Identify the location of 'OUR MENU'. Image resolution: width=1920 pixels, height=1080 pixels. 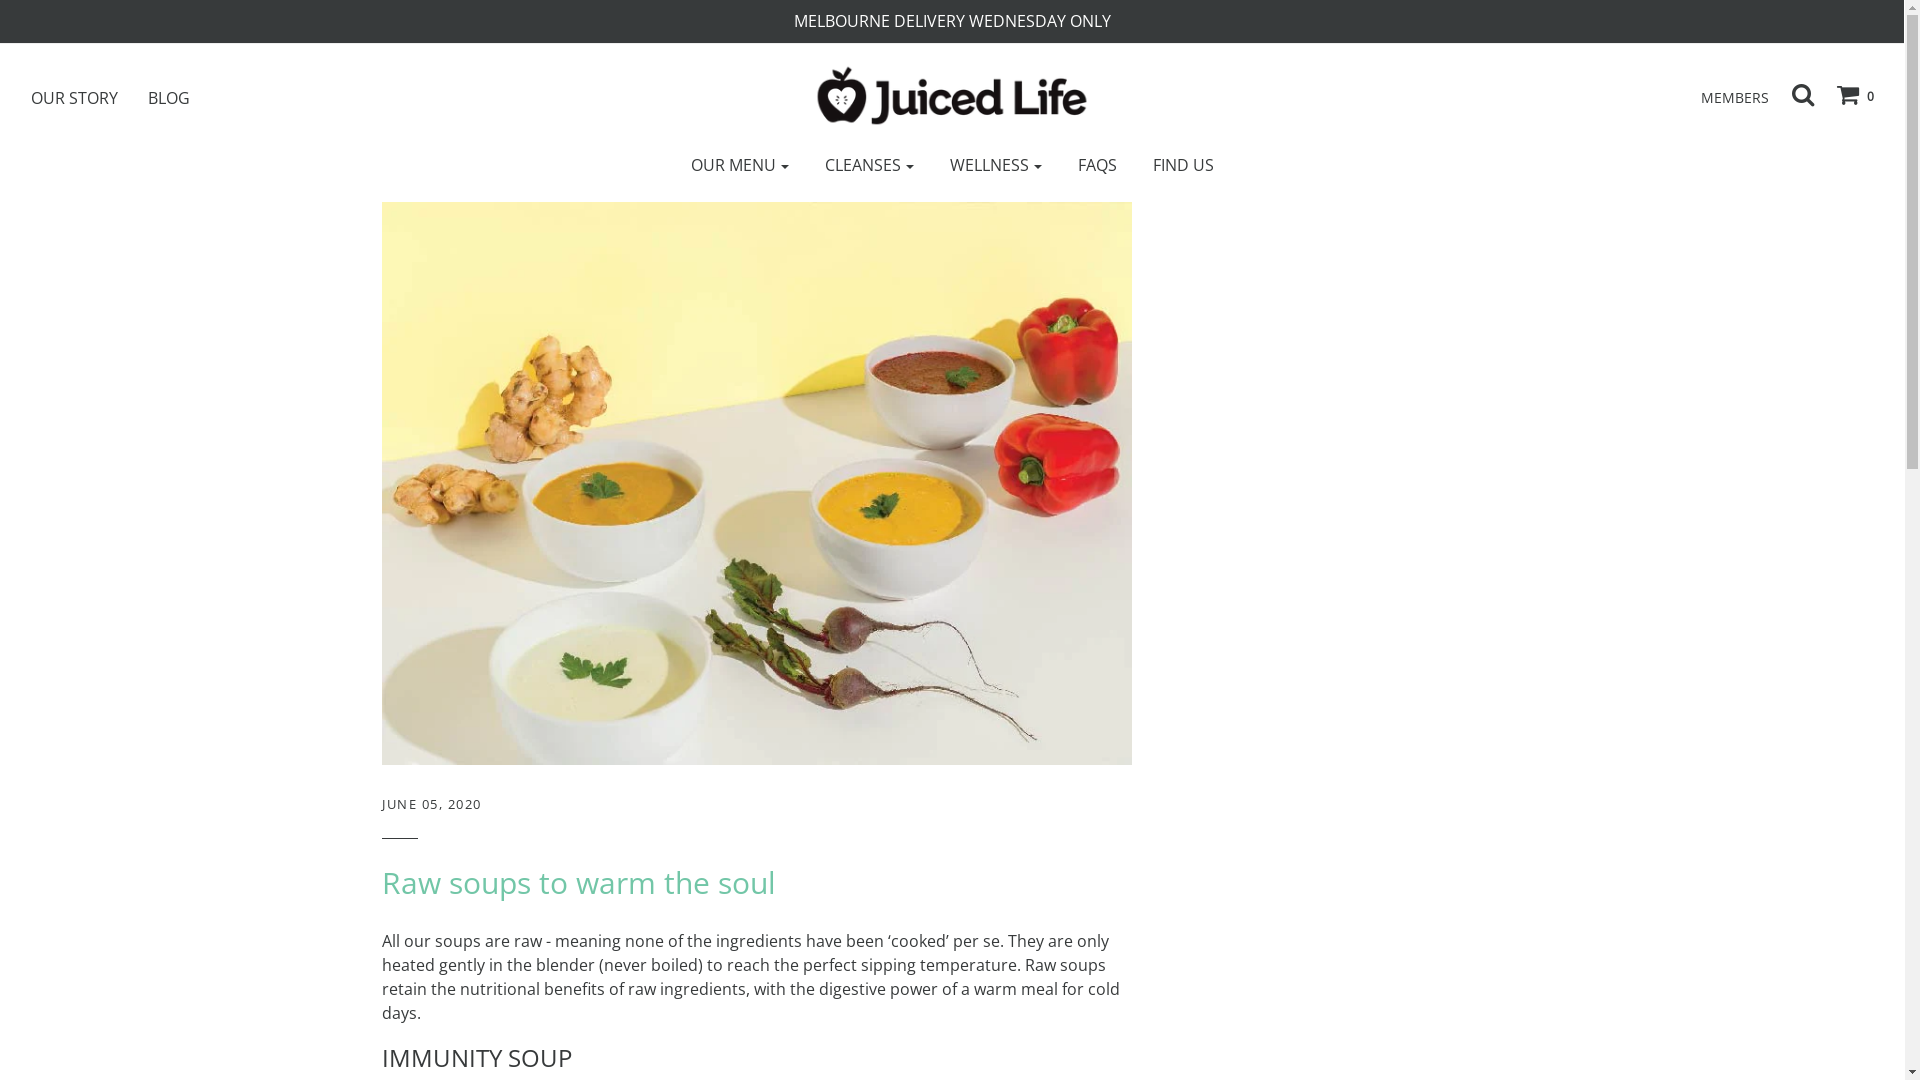
(676, 164).